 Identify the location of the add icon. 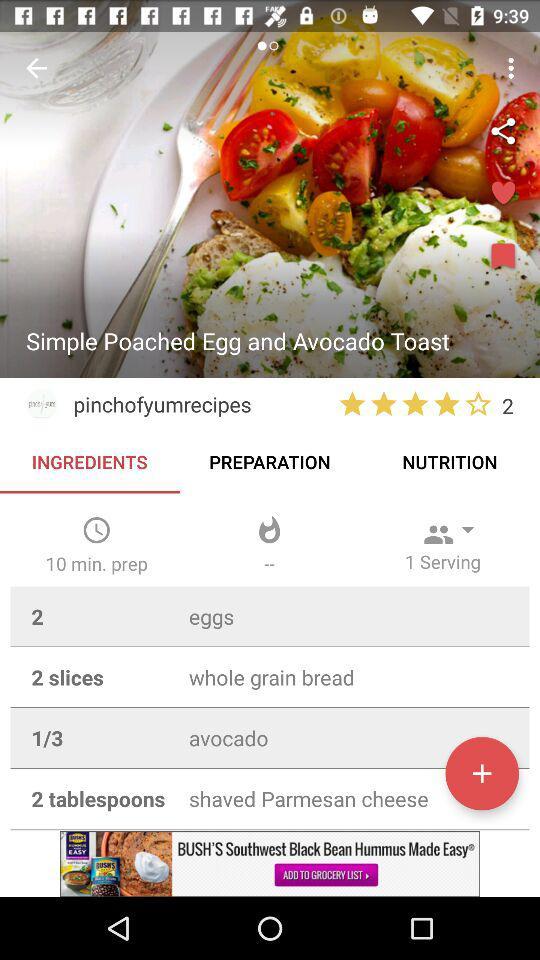
(481, 772).